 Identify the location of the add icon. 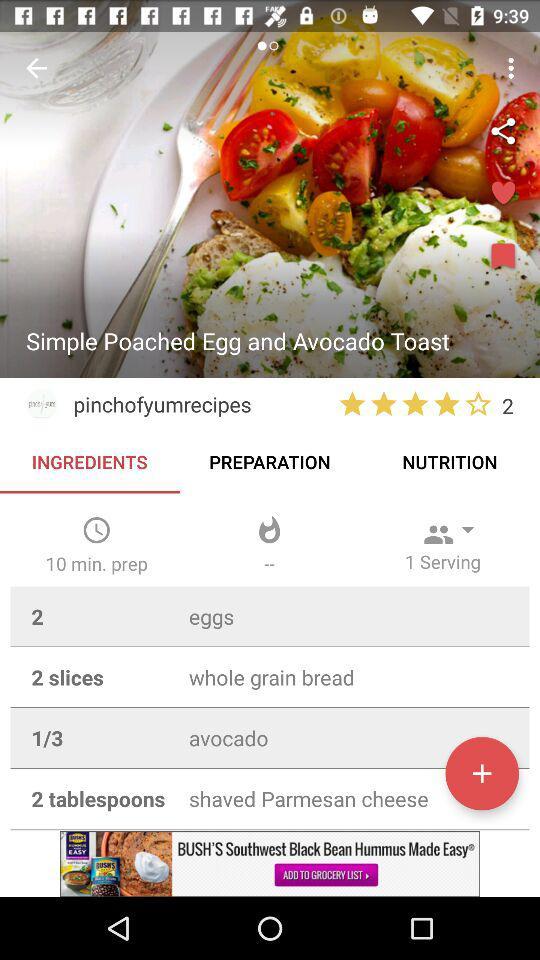
(481, 772).